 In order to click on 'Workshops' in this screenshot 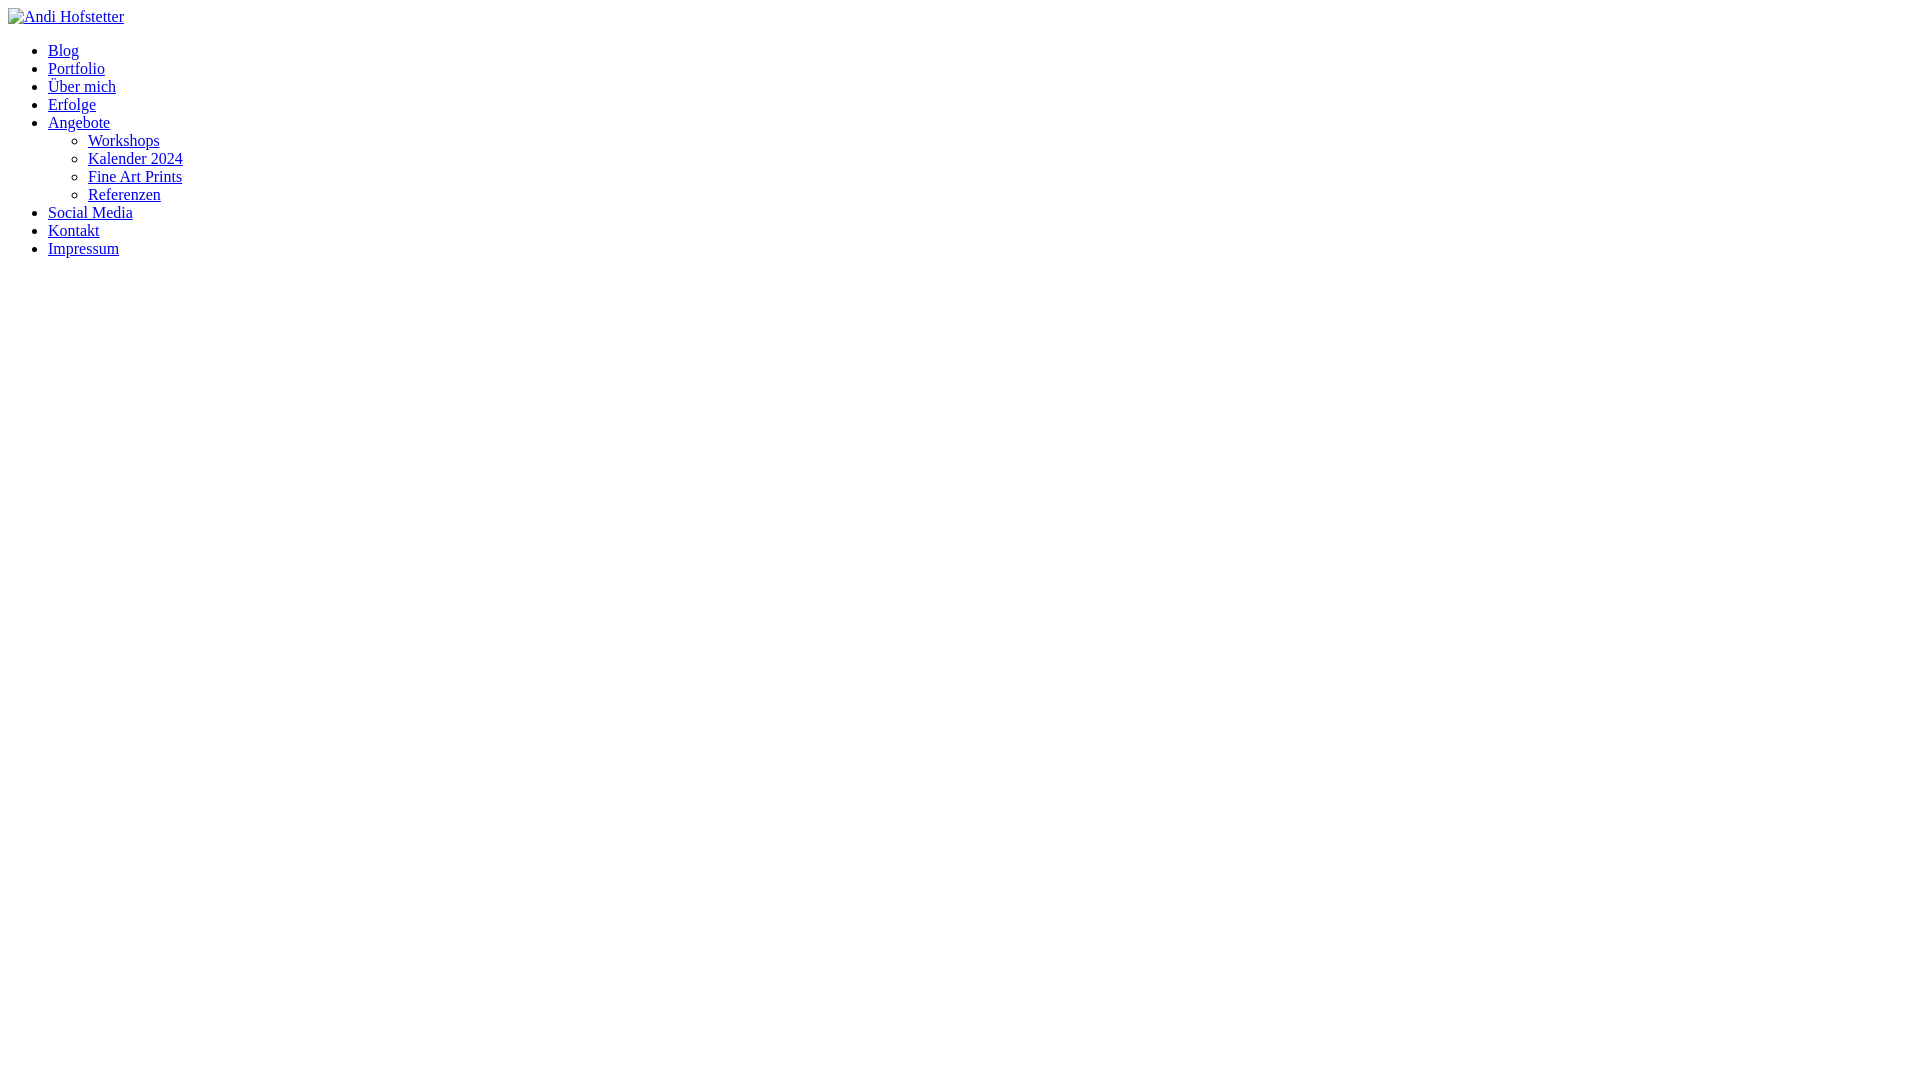, I will do `click(123, 139)`.